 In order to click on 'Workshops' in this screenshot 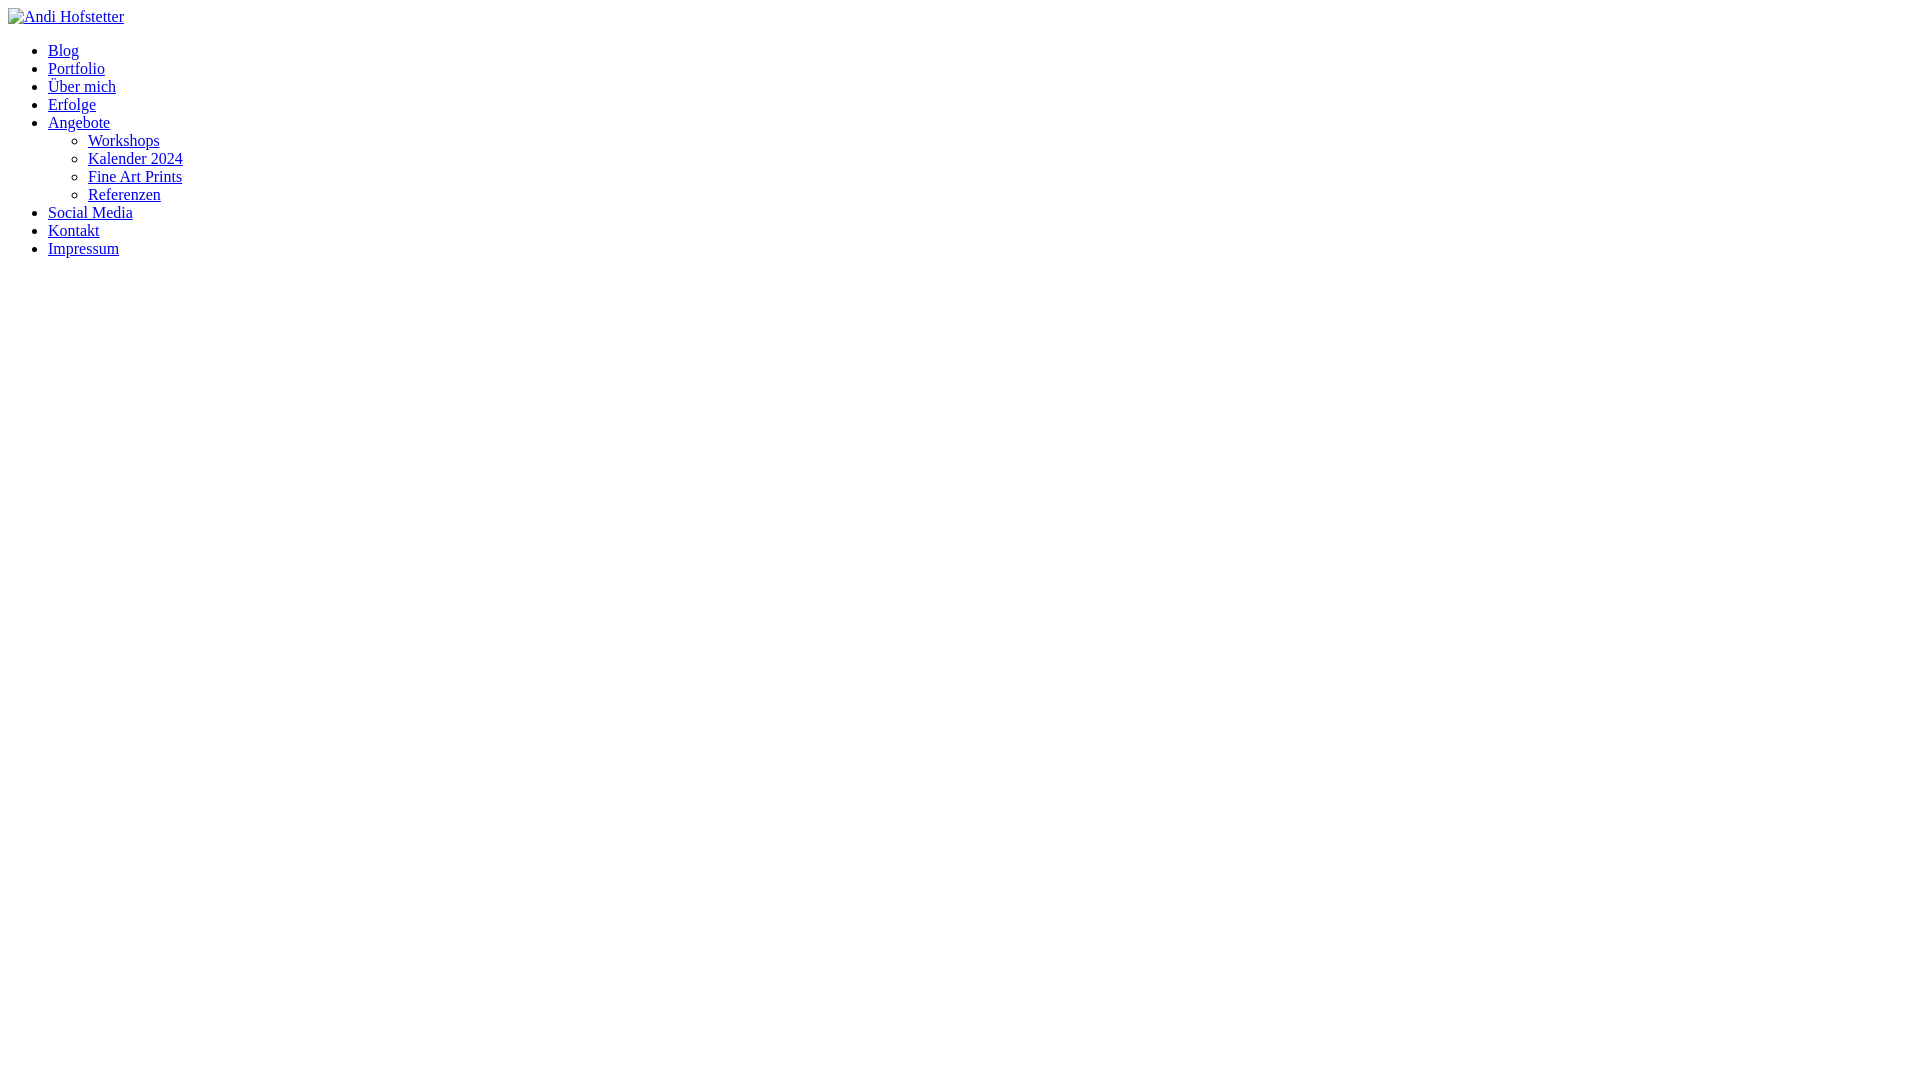, I will do `click(123, 139)`.